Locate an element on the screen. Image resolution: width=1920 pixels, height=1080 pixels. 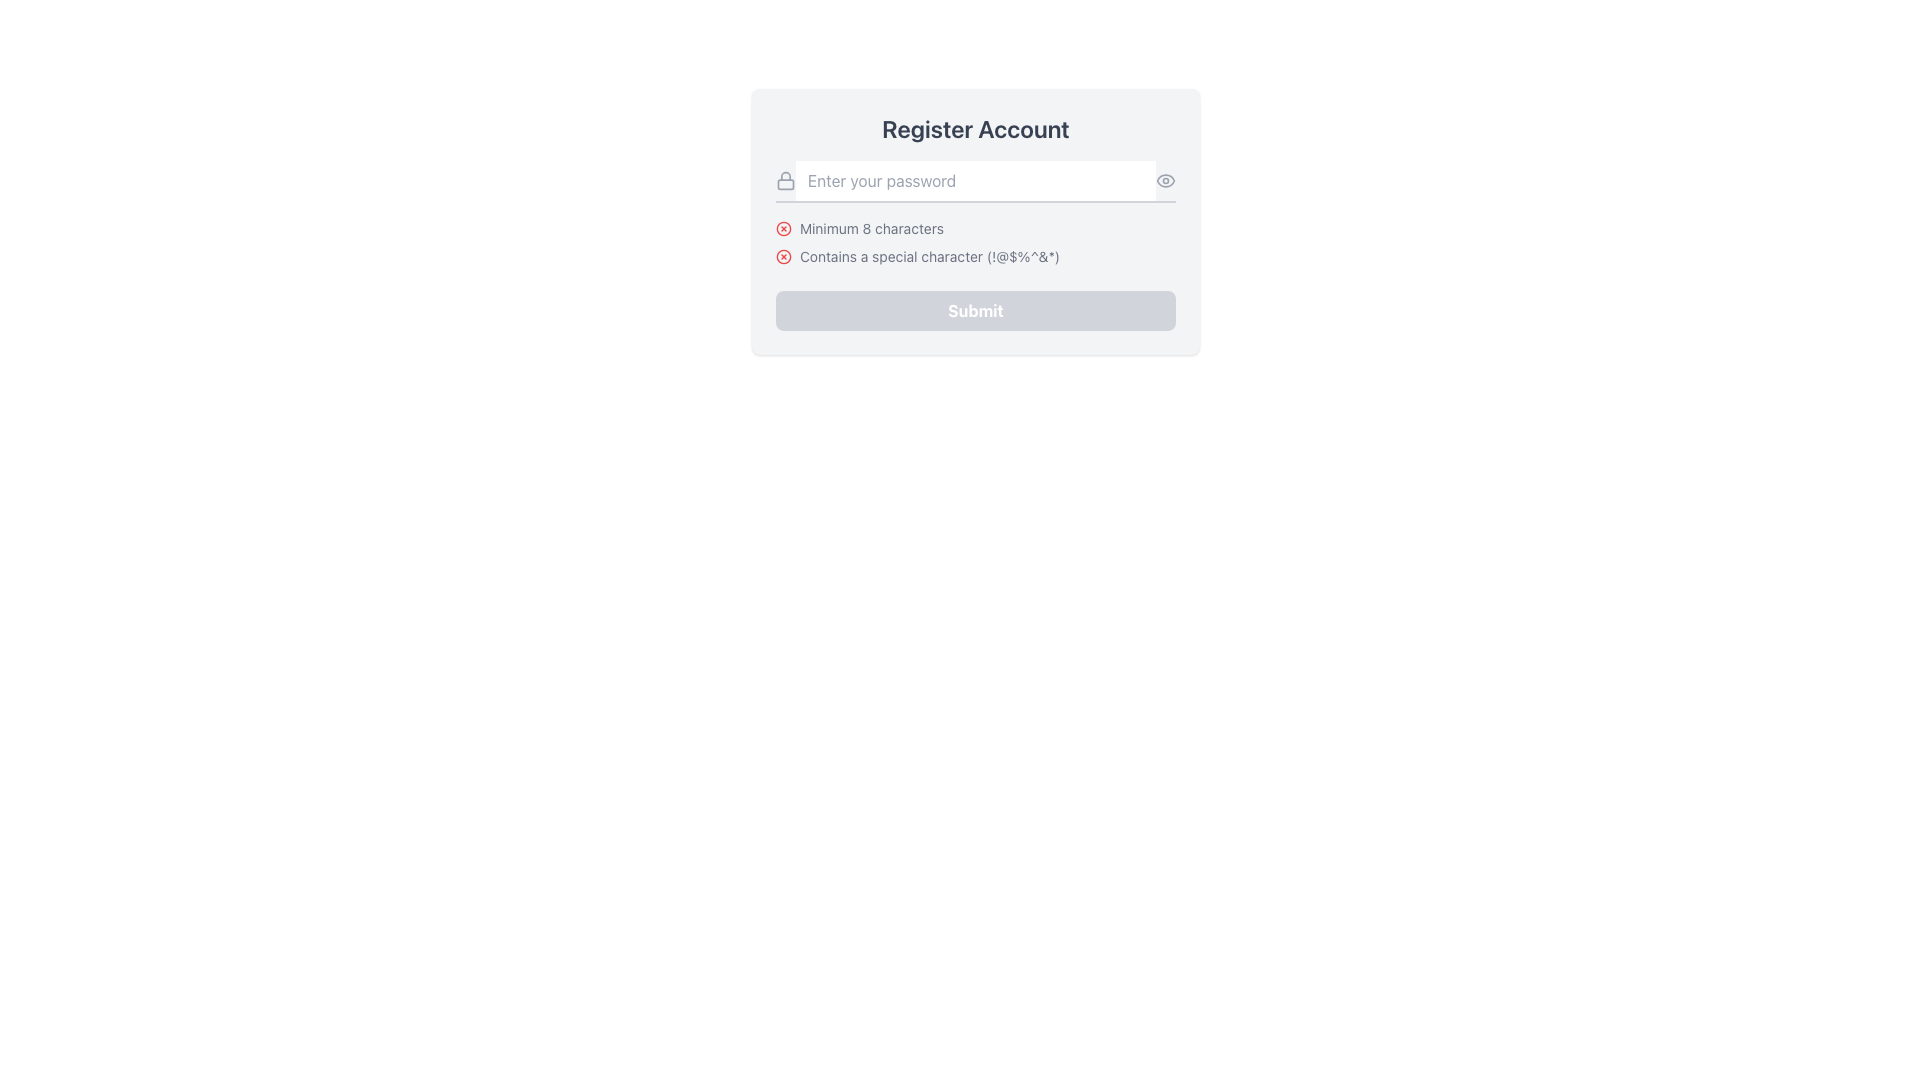
the 'Submit' button with rounded corners and a gray background is located at coordinates (975, 311).